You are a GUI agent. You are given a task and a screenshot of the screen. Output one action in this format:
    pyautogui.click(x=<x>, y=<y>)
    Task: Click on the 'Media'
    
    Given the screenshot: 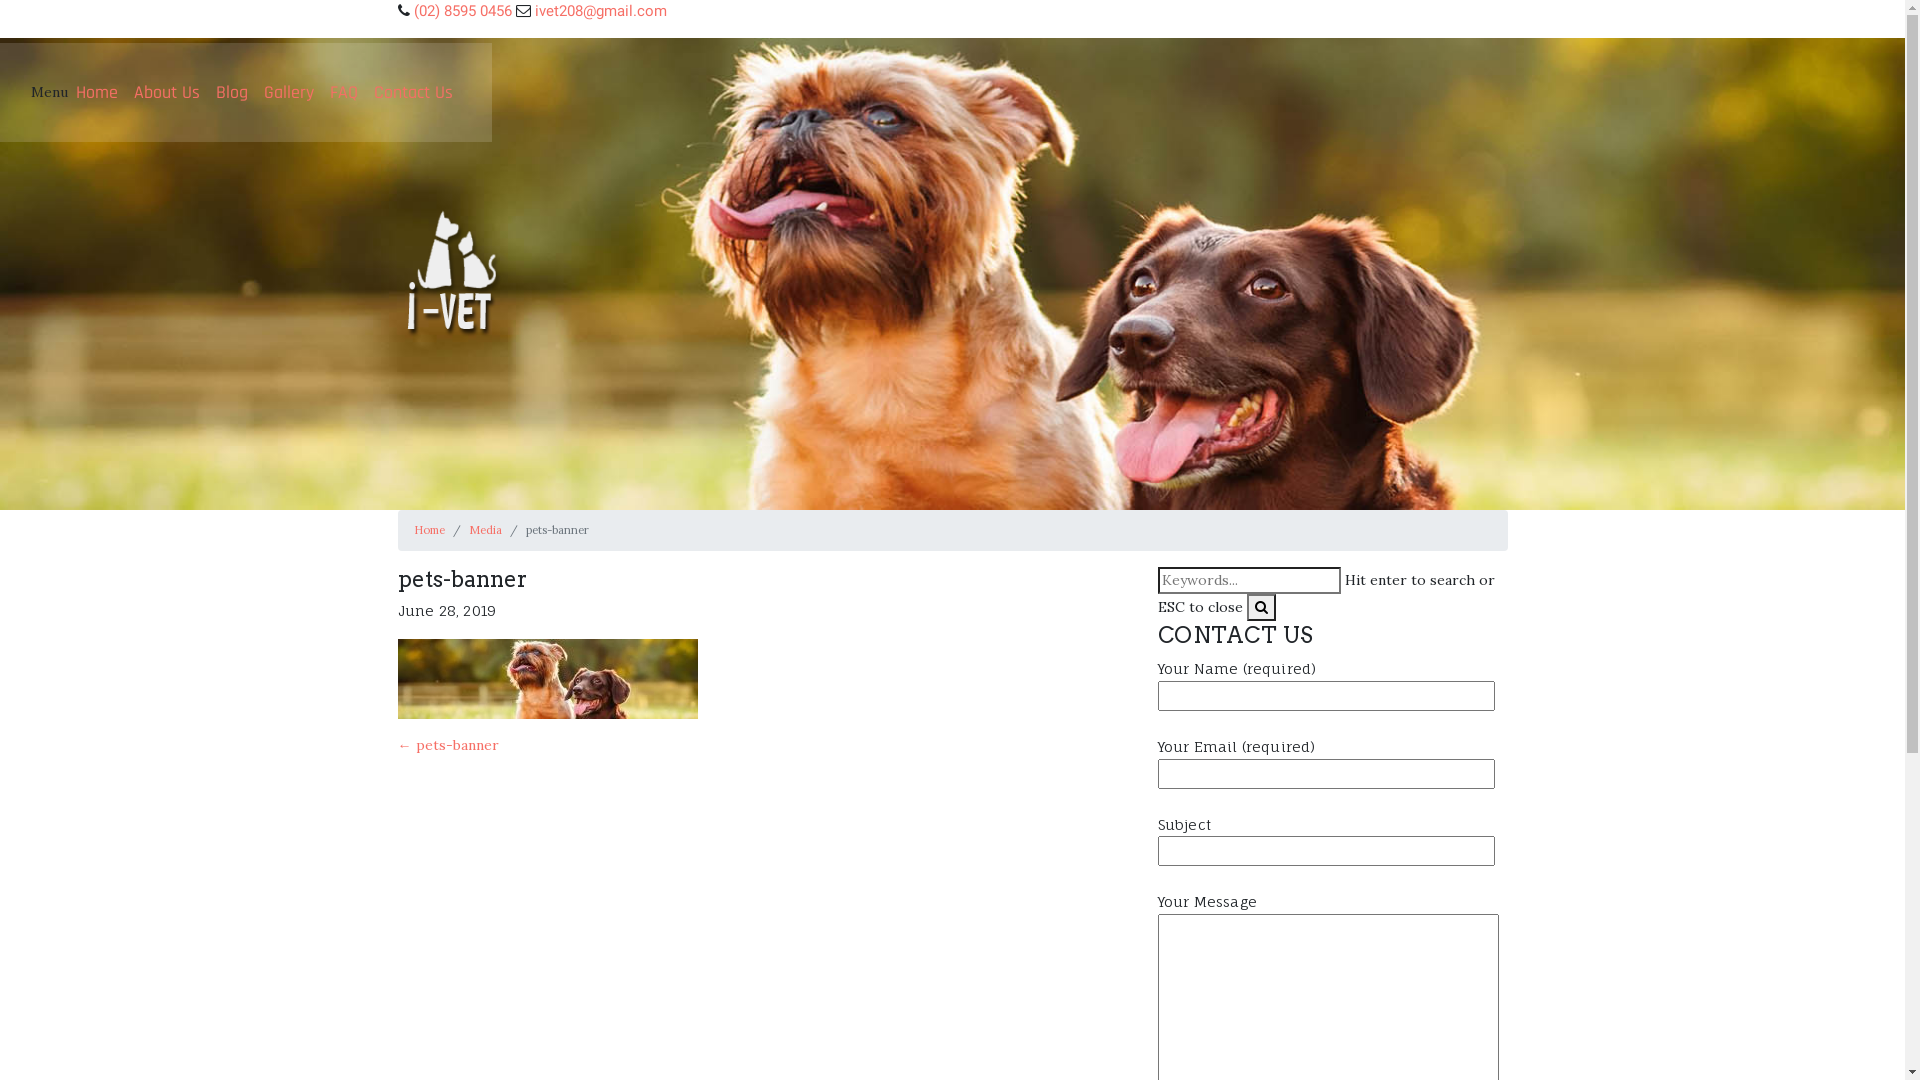 What is the action you would take?
    pyautogui.click(x=484, y=528)
    